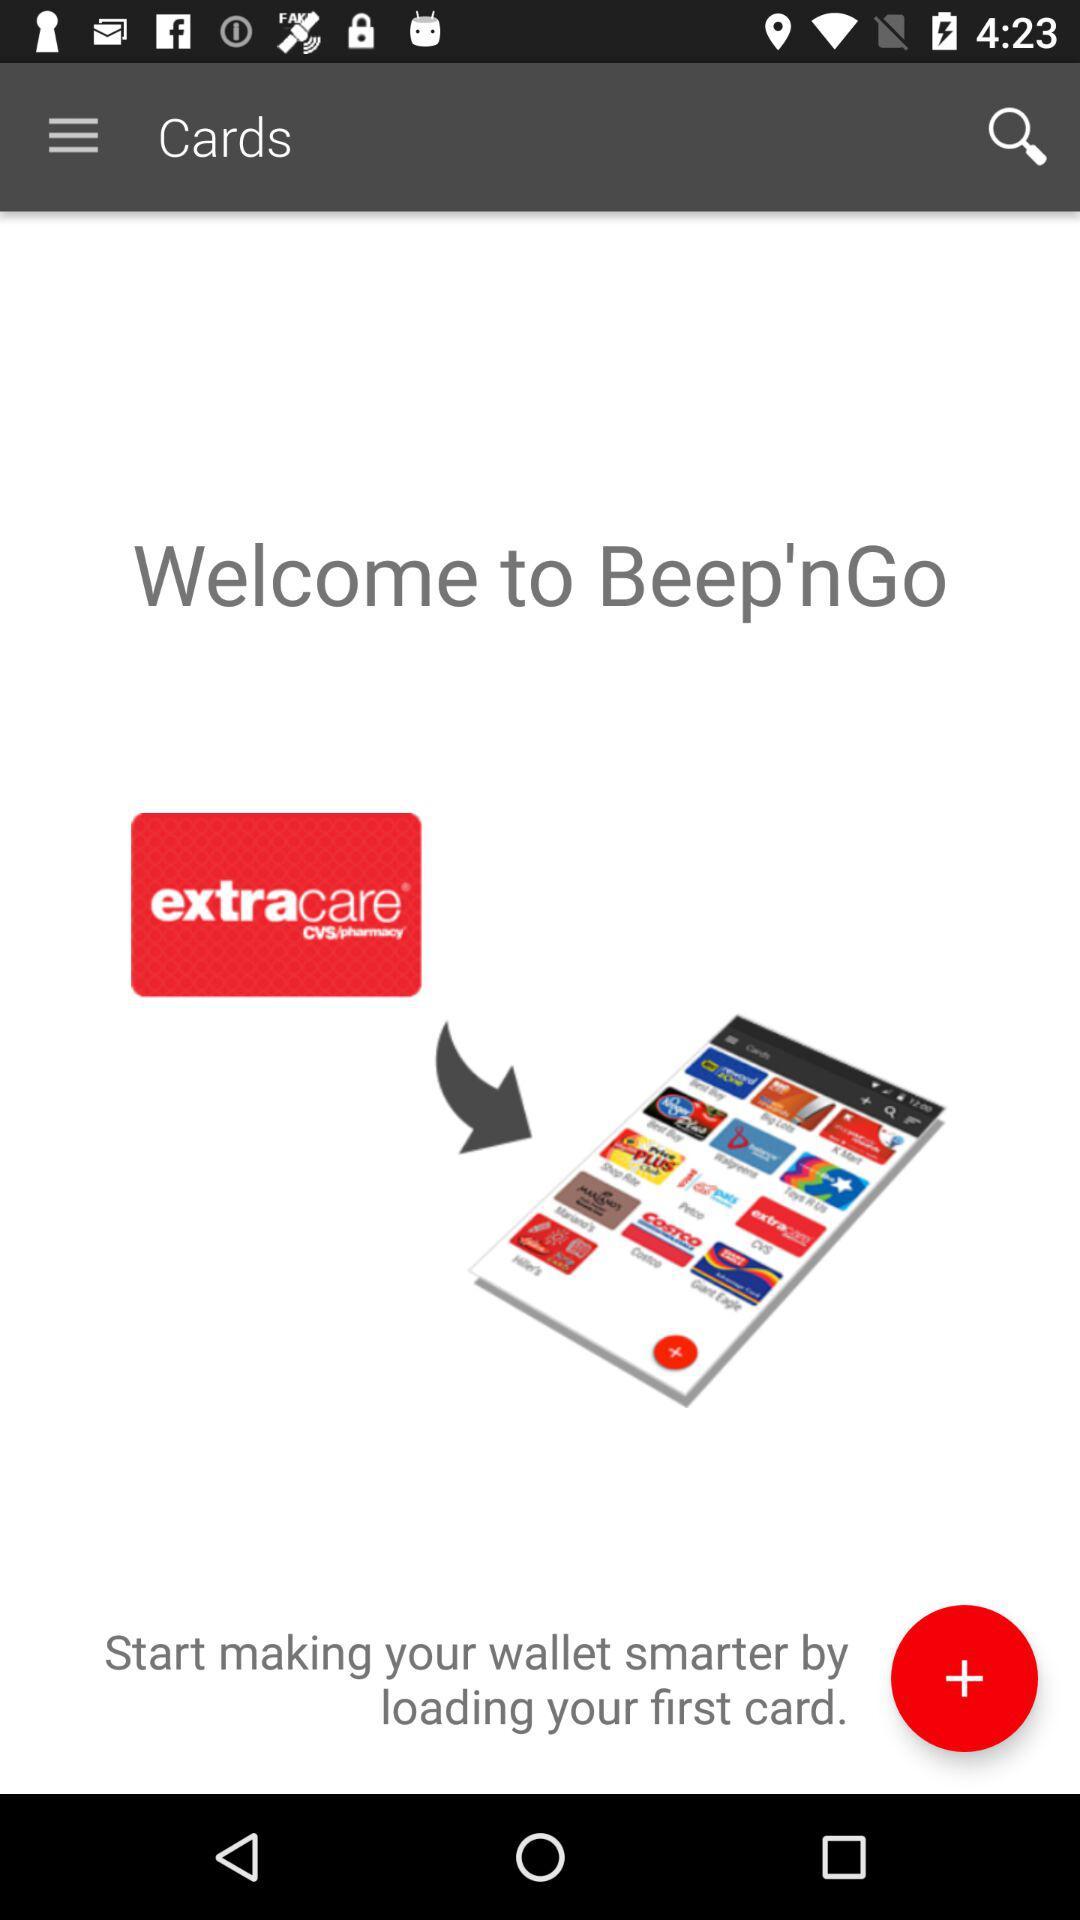 The height and width of the screenshot is (1920, 1080). I want to click on the add icon, so click(963, 1796).